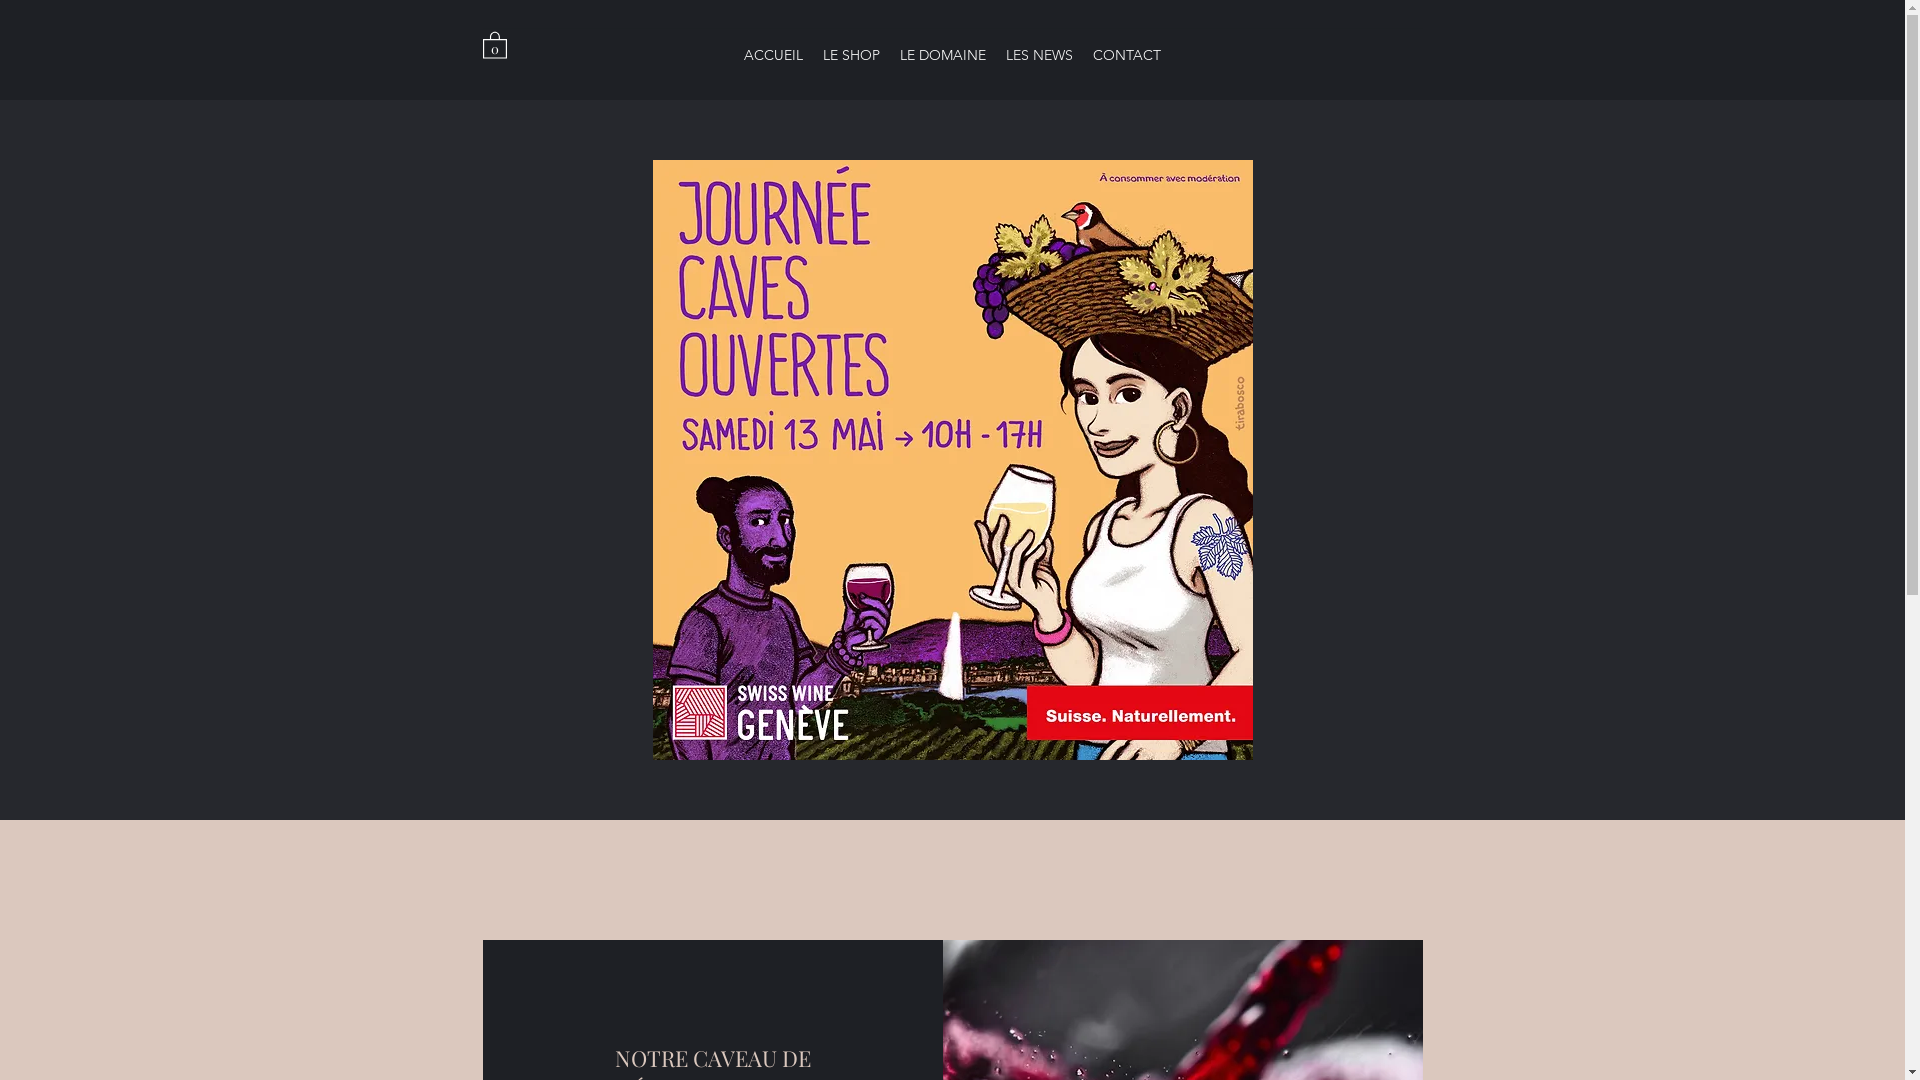 The width and height of the screenshot is (1920, 1080). I want to click on '0', so click(494, 44).